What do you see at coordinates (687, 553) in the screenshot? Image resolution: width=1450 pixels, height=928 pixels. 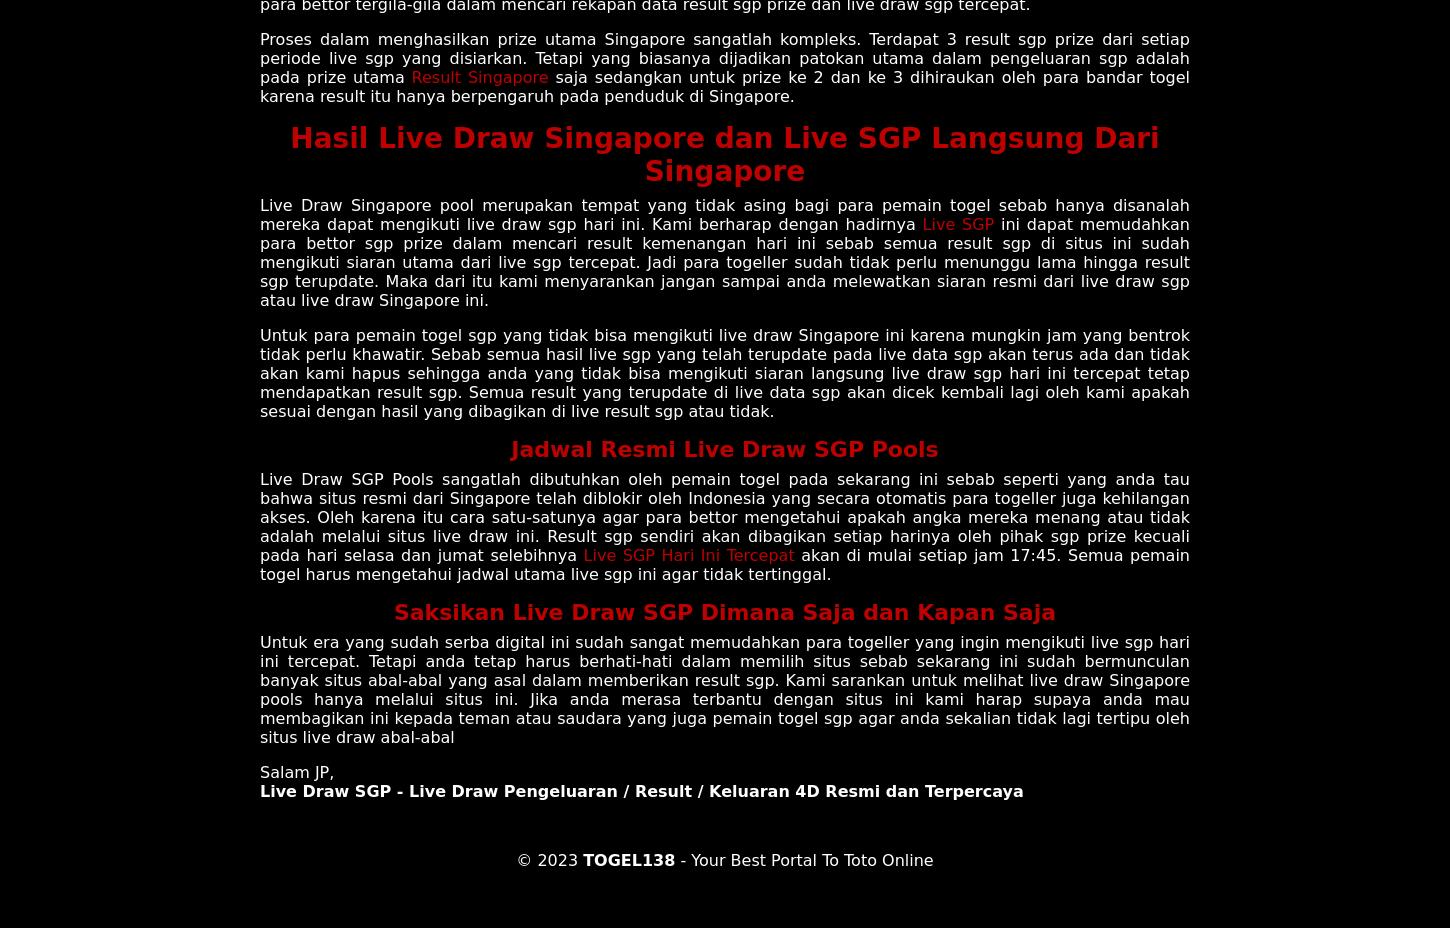 I see `'Live SGP Hari Ini Tercepat'` at bounding box center [687, 553].